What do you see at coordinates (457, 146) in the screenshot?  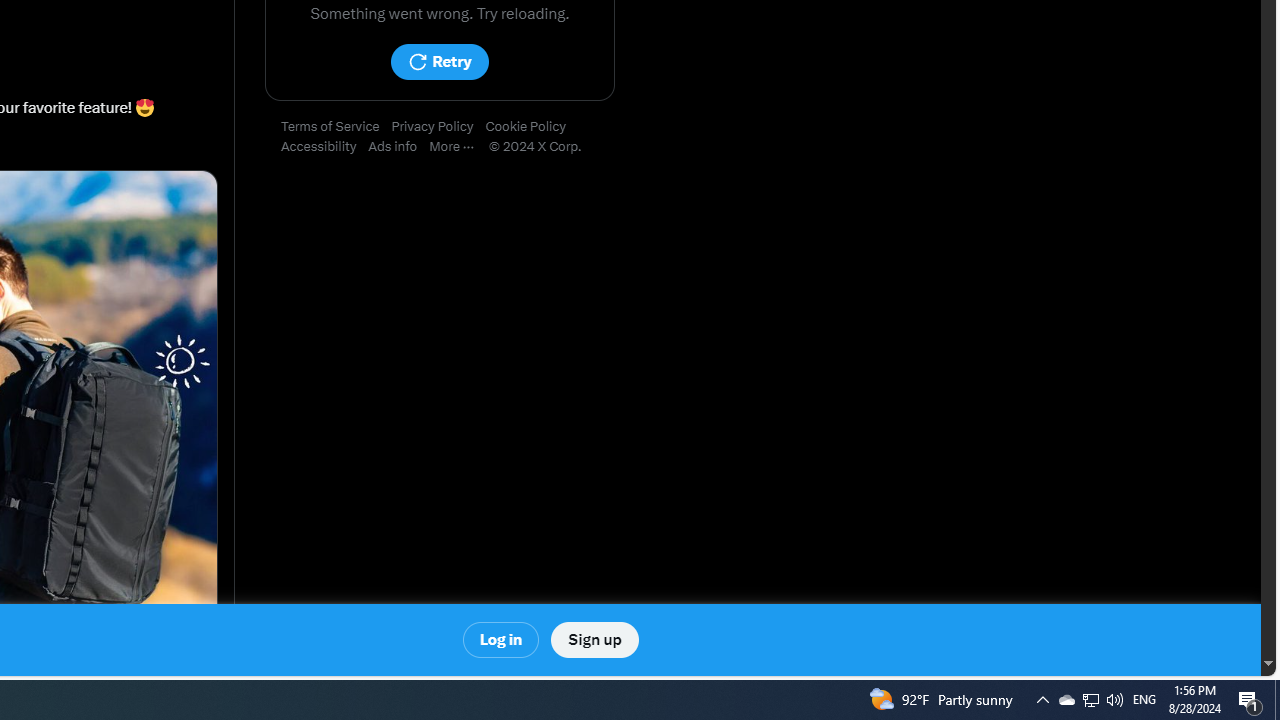 I see `'More'` at bounding box center [457, 146].